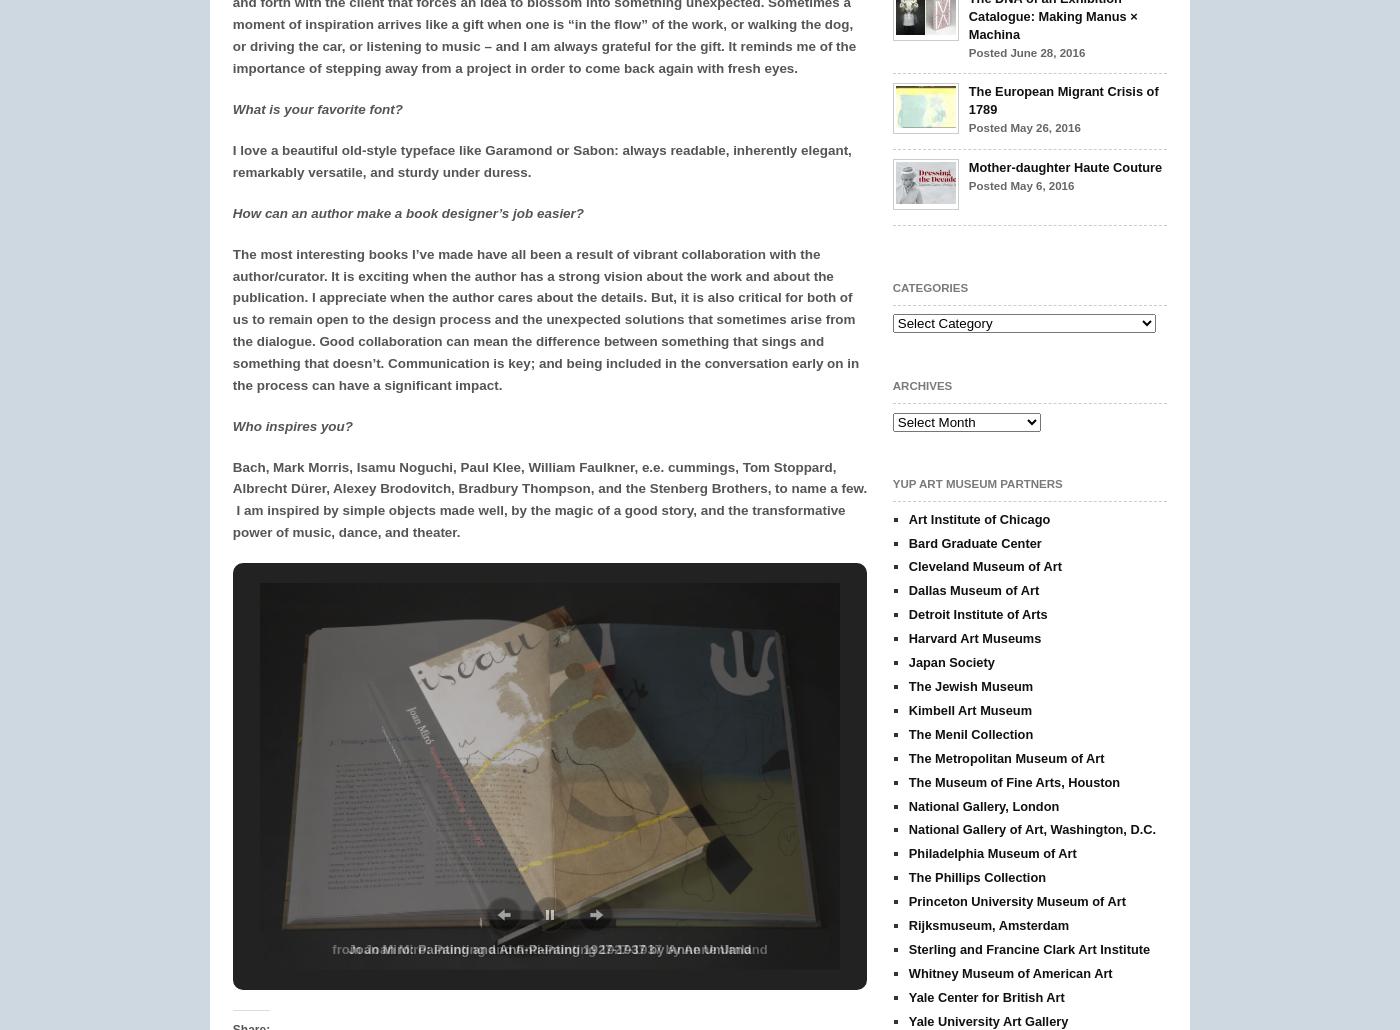 This screenshot has width=1400, height=1030. I want to click on 'Categories', so click(930, 285).